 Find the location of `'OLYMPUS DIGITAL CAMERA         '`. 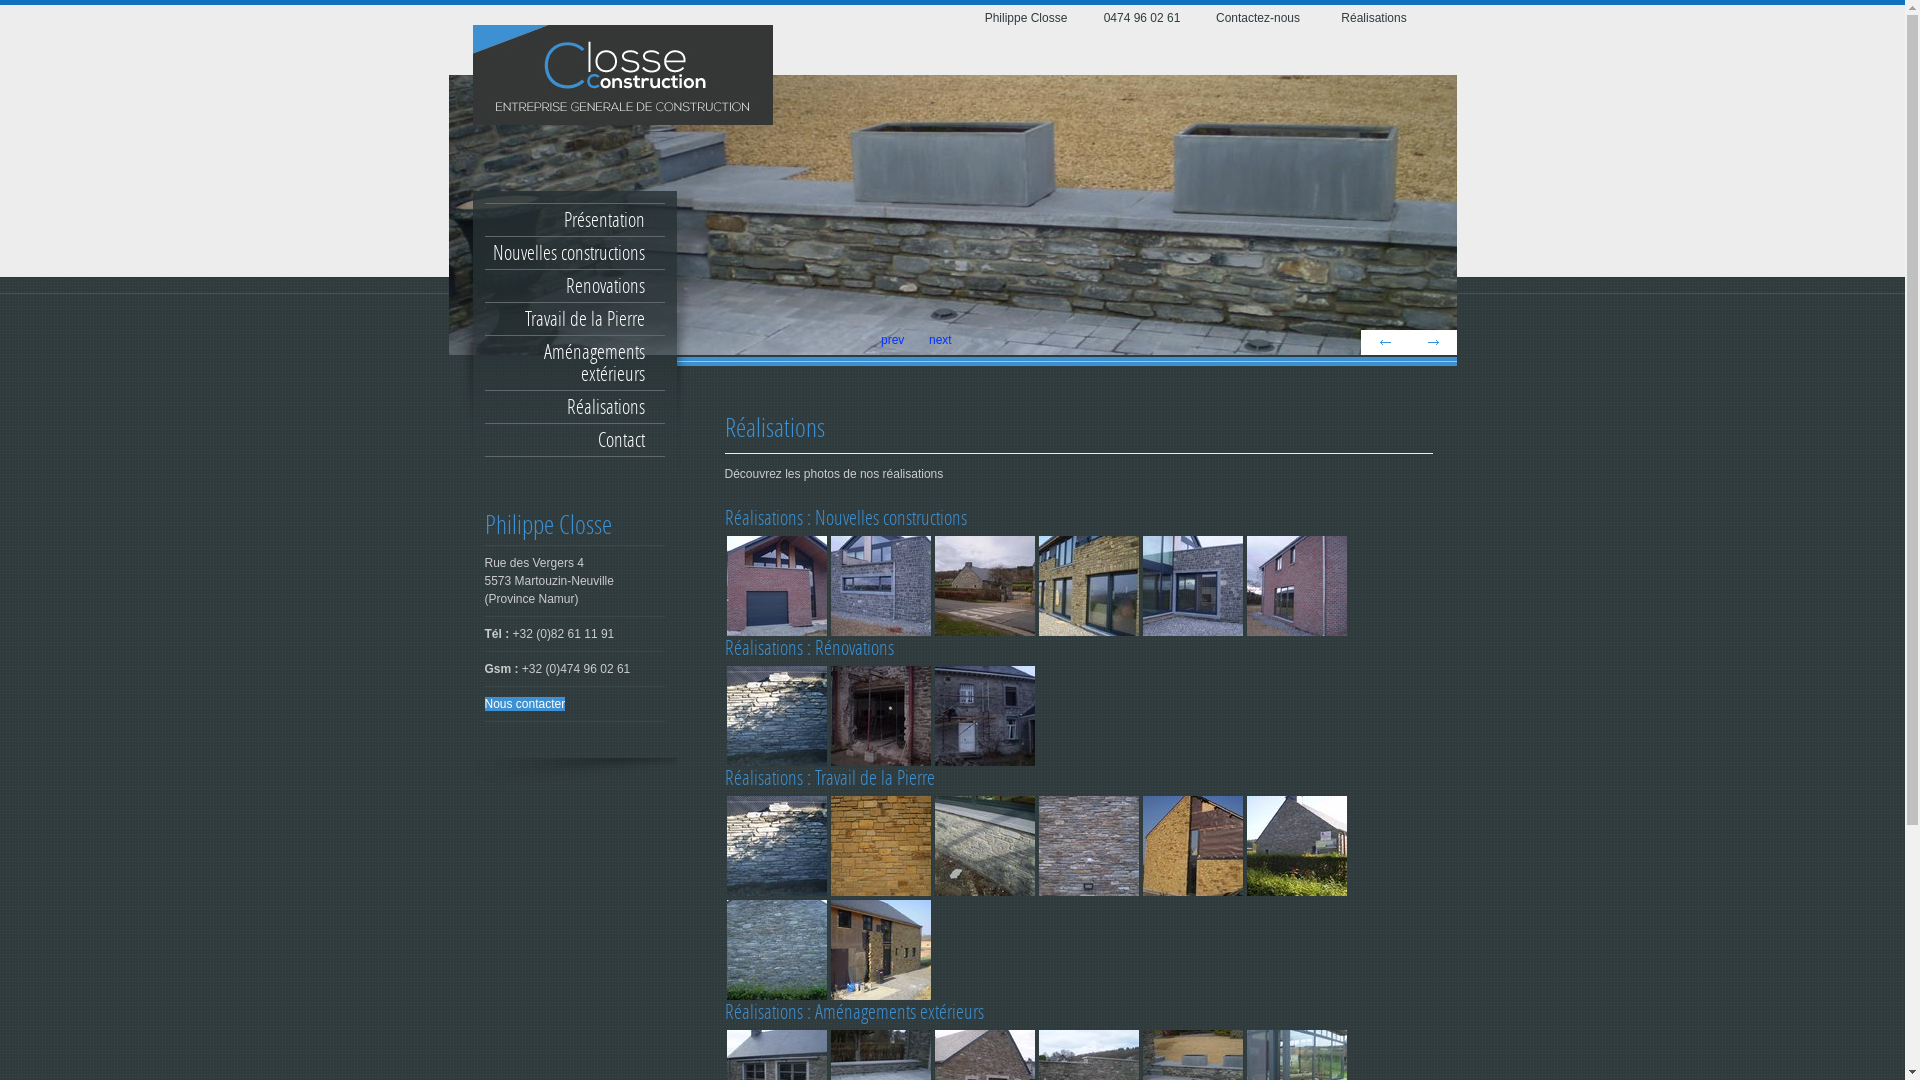

'OLYMPUS DIGITAL CAMERA         ' is located at coordinates (775, 715).